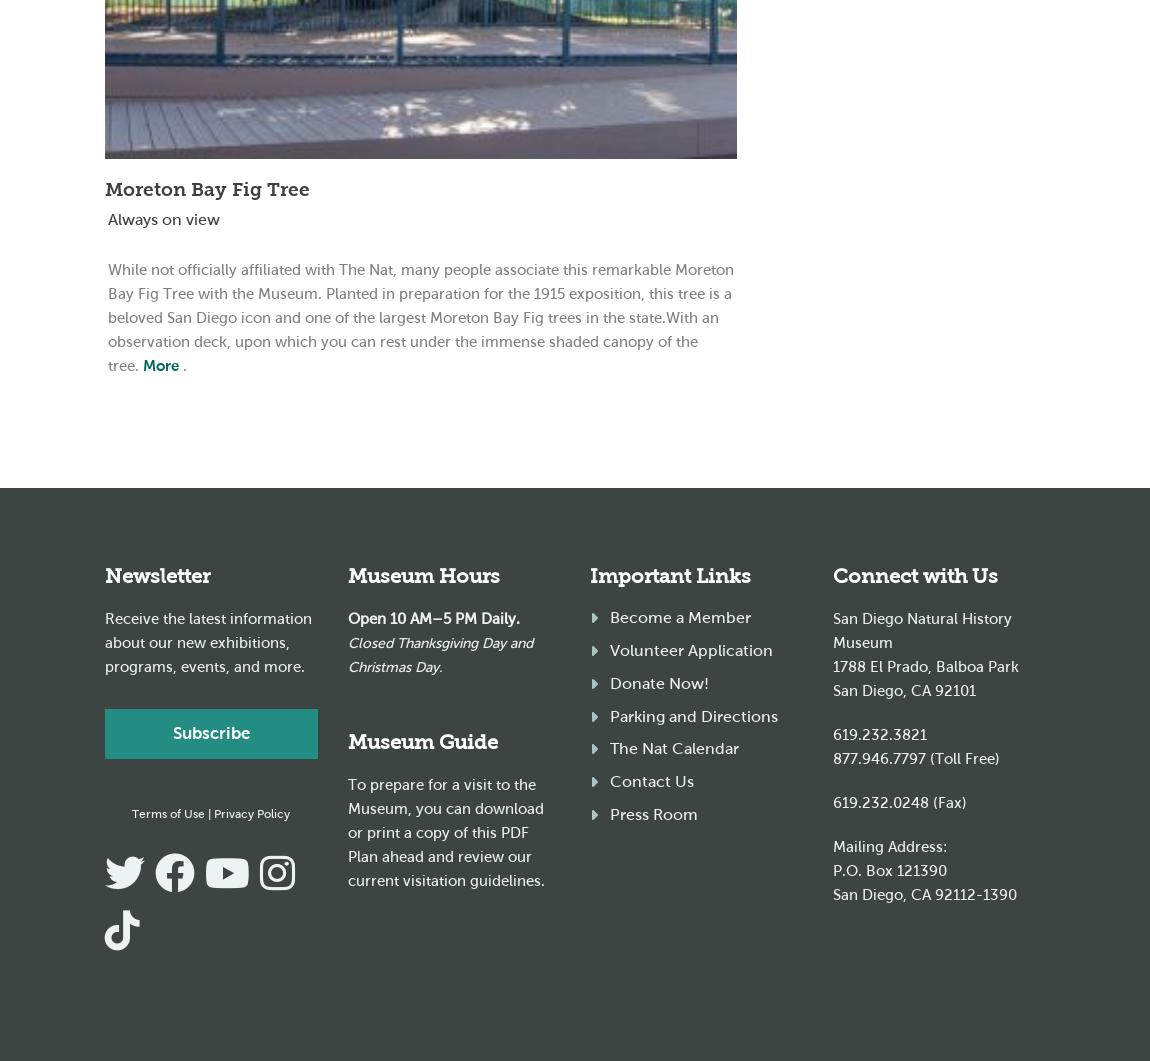  I want to click on 'Museum Hours', so click(422, 575).